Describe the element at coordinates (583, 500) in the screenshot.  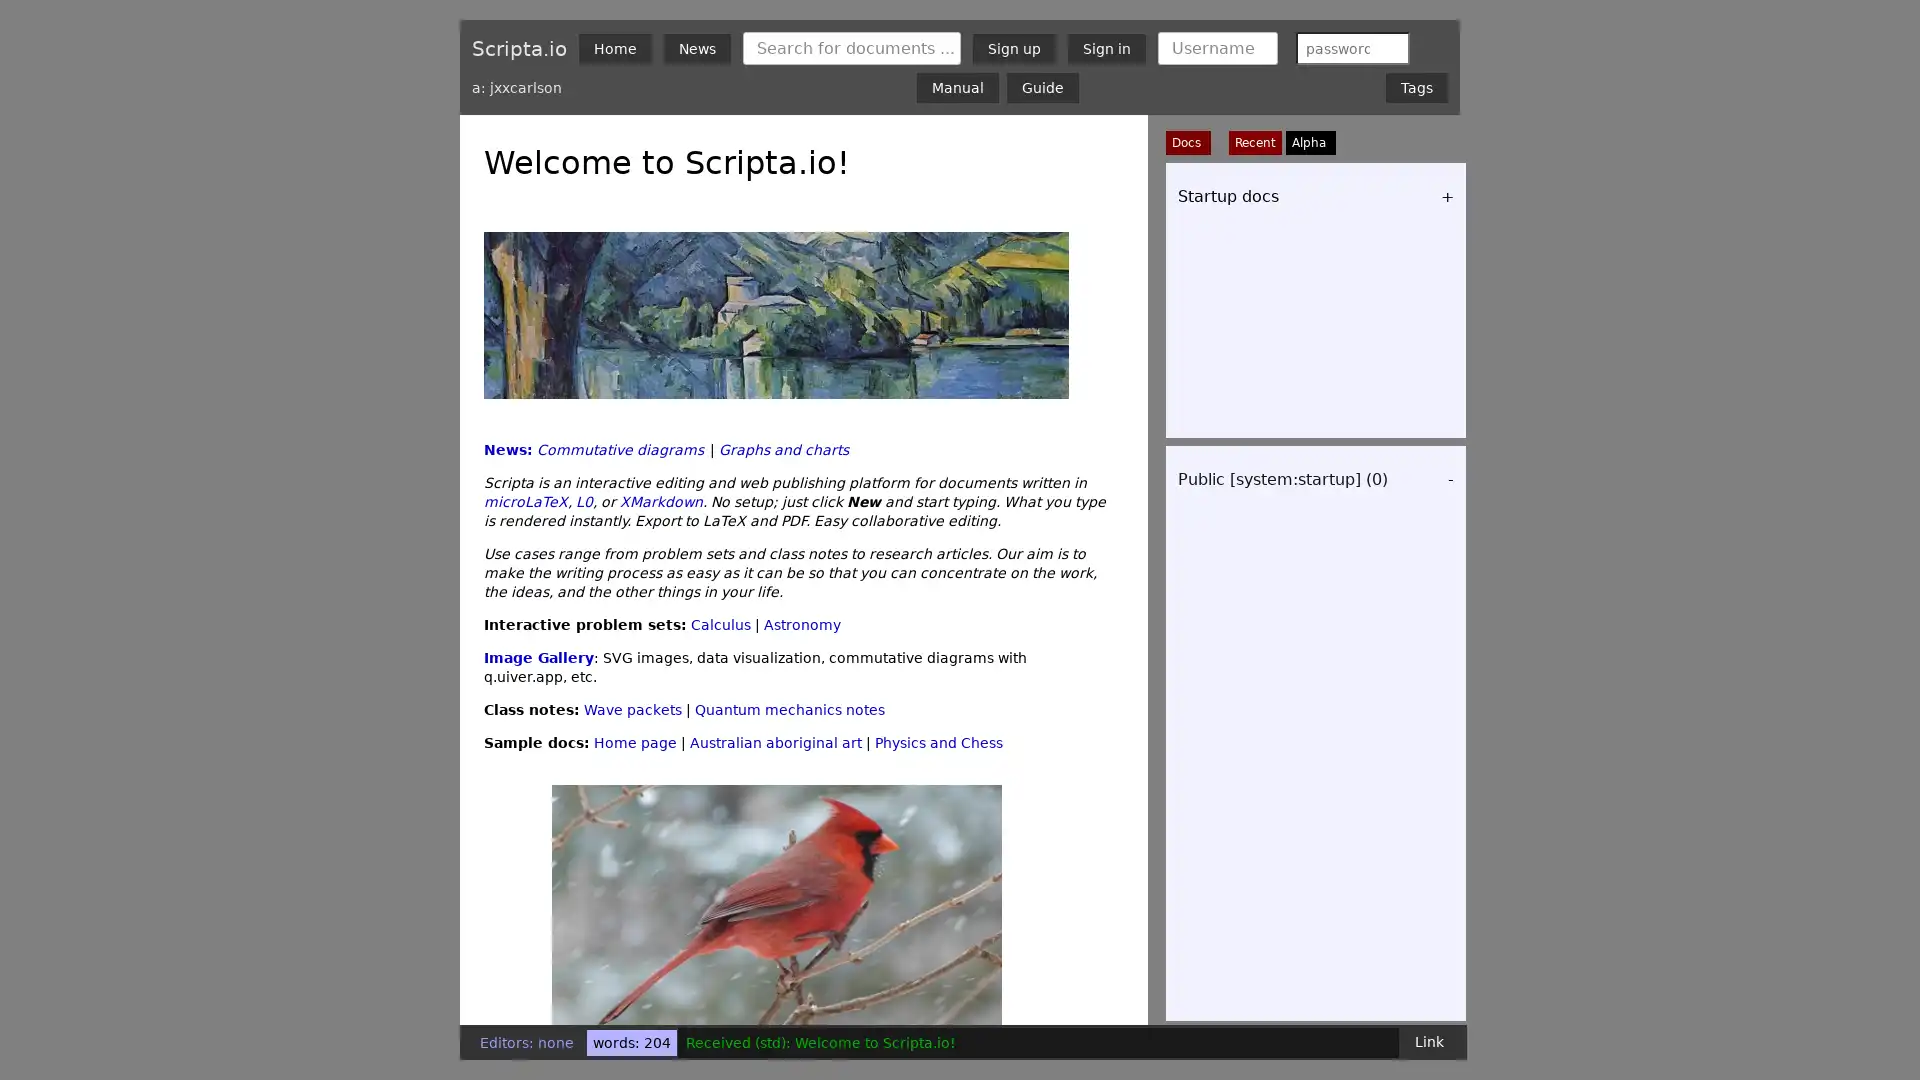
I see `L0` at that location.